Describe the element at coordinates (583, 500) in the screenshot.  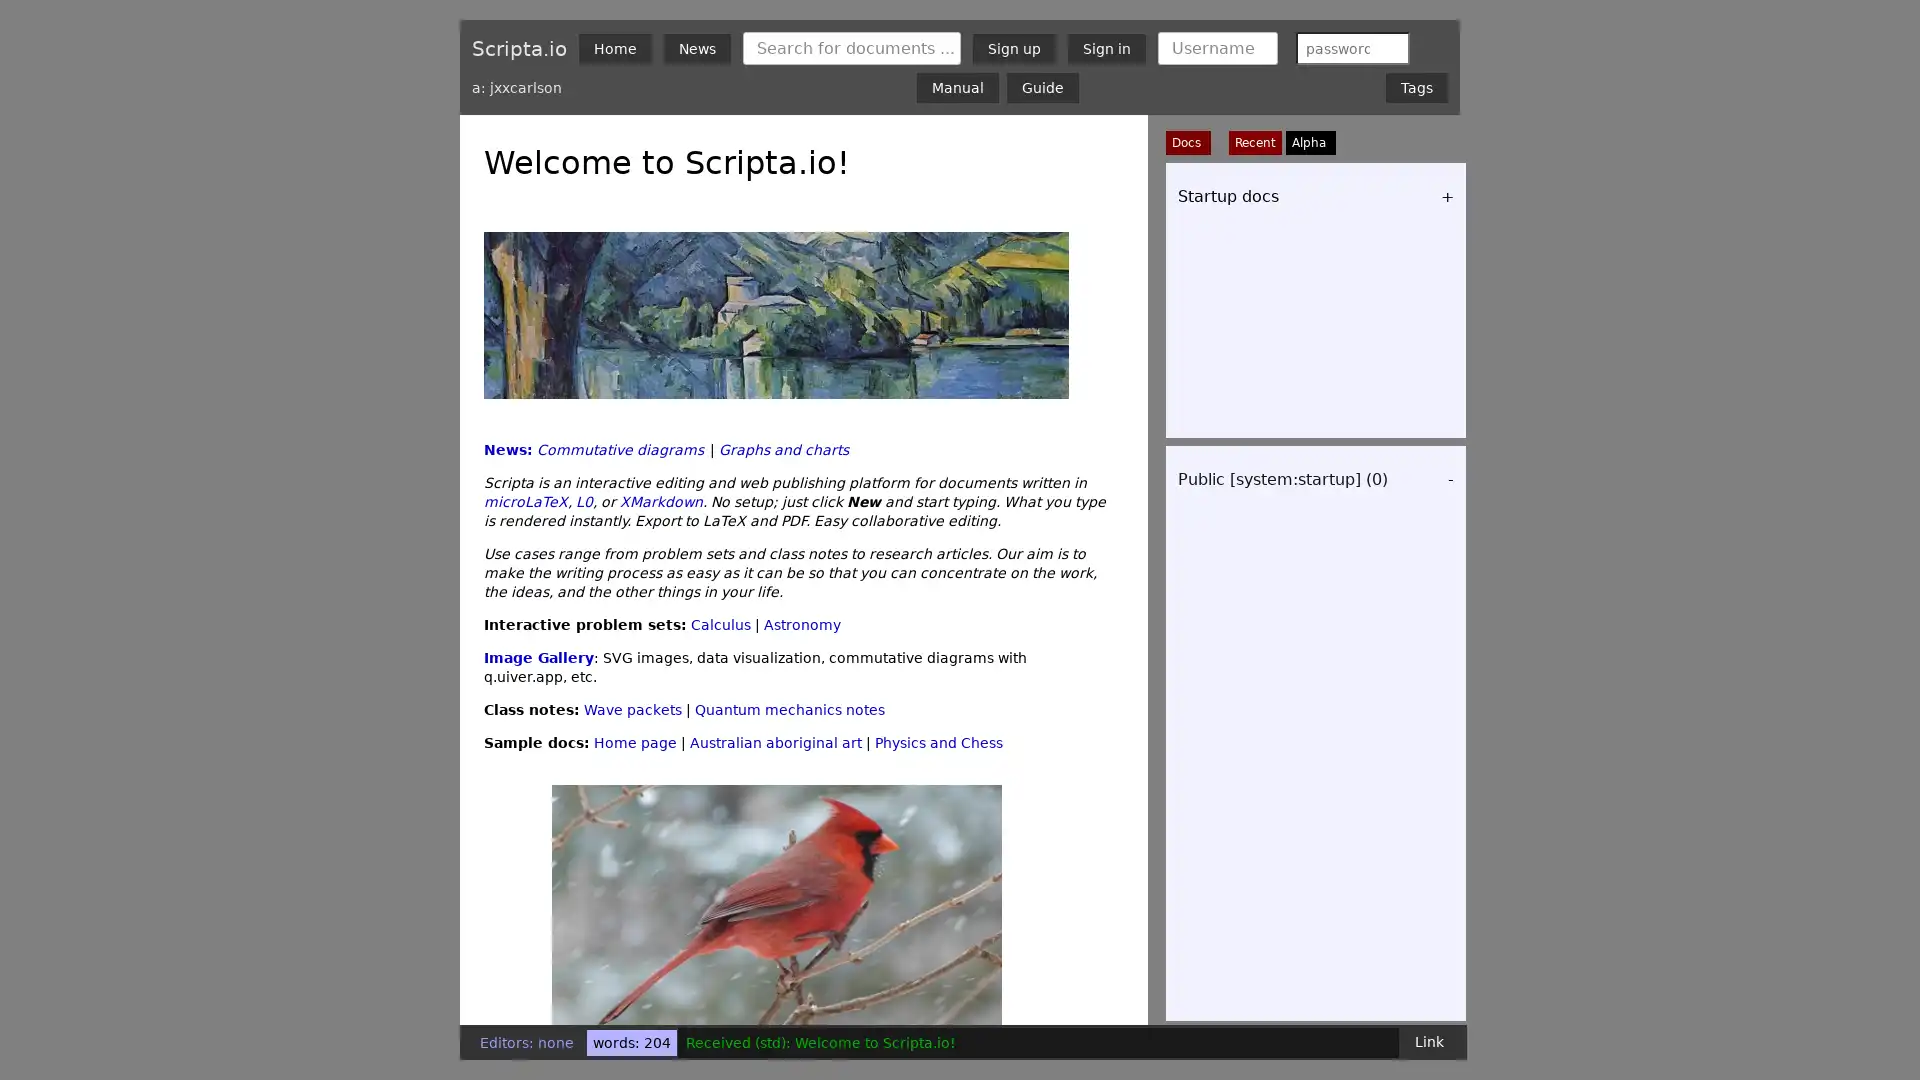
I see `L0` at that location.